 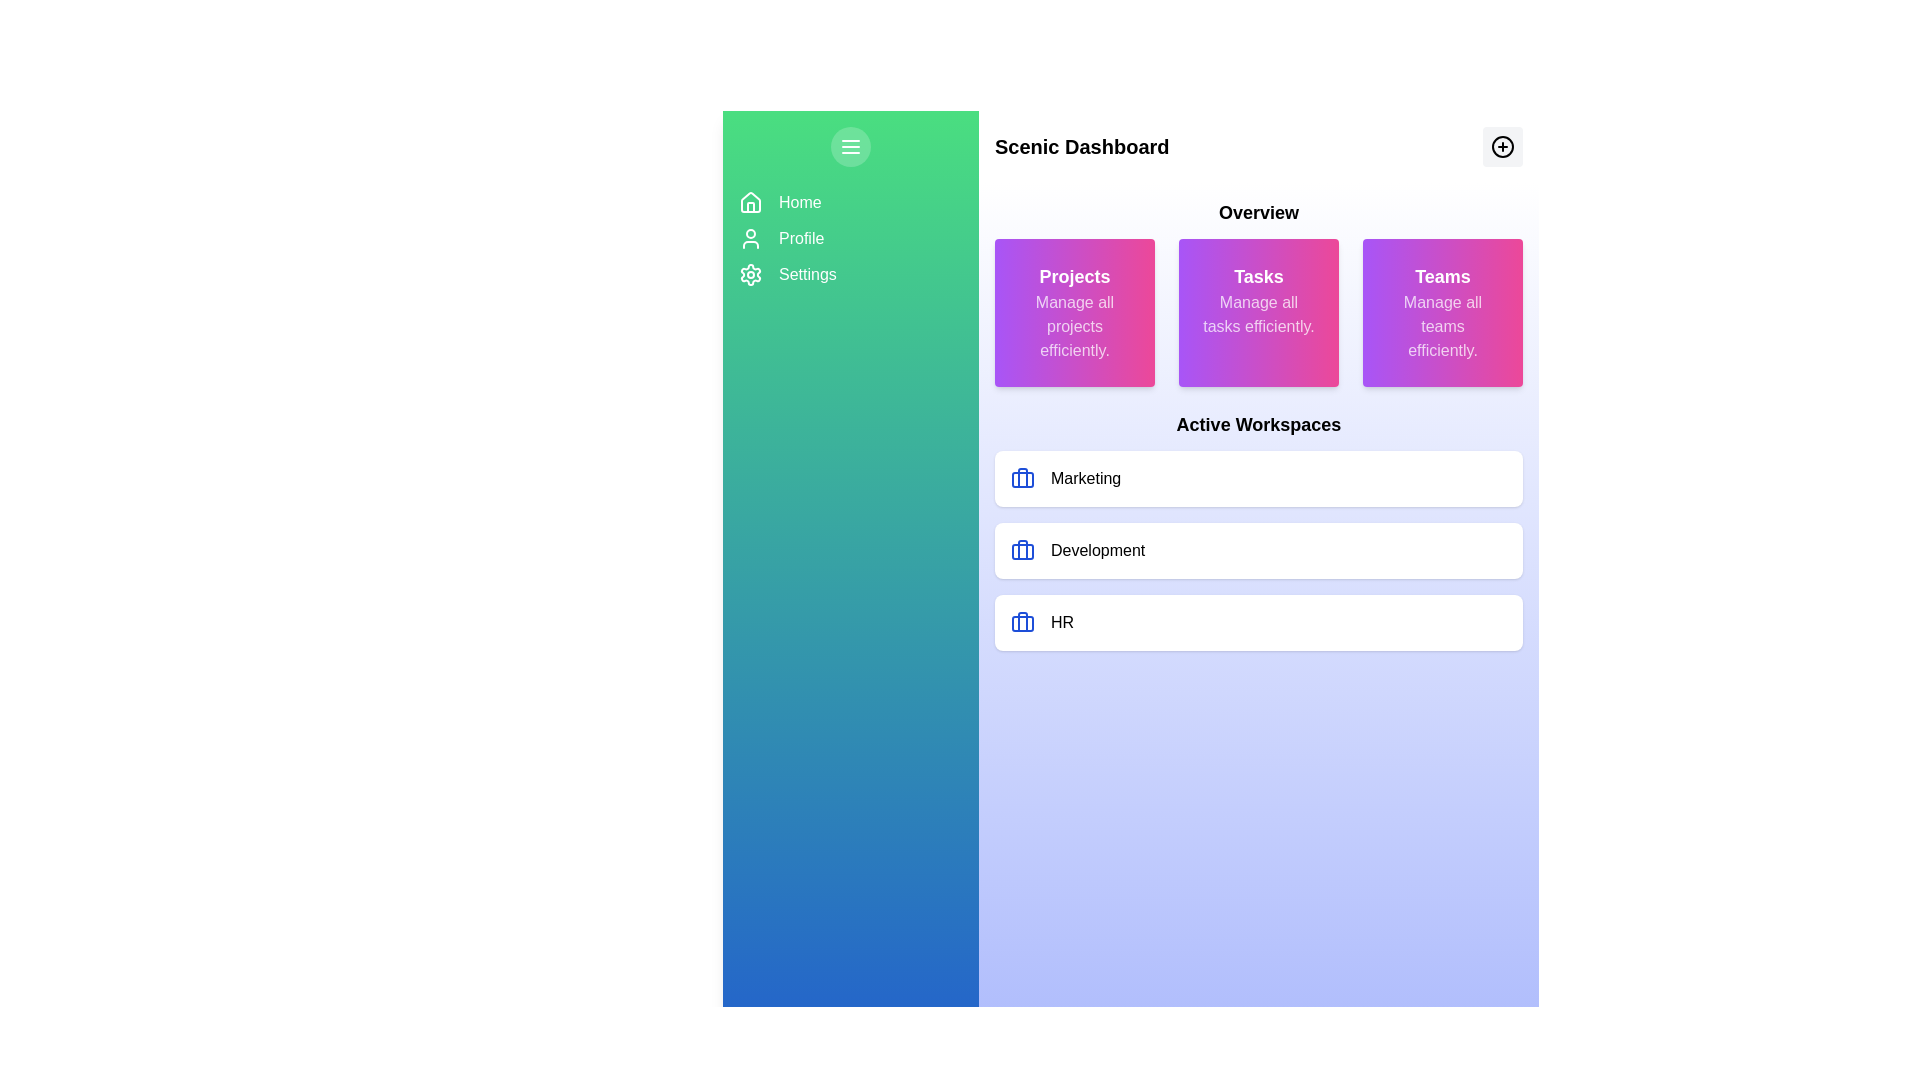 I want to click on the third item in the vertical list of workspace categories under the 'Active Workspaces' section, so click(x=1257, y=622).